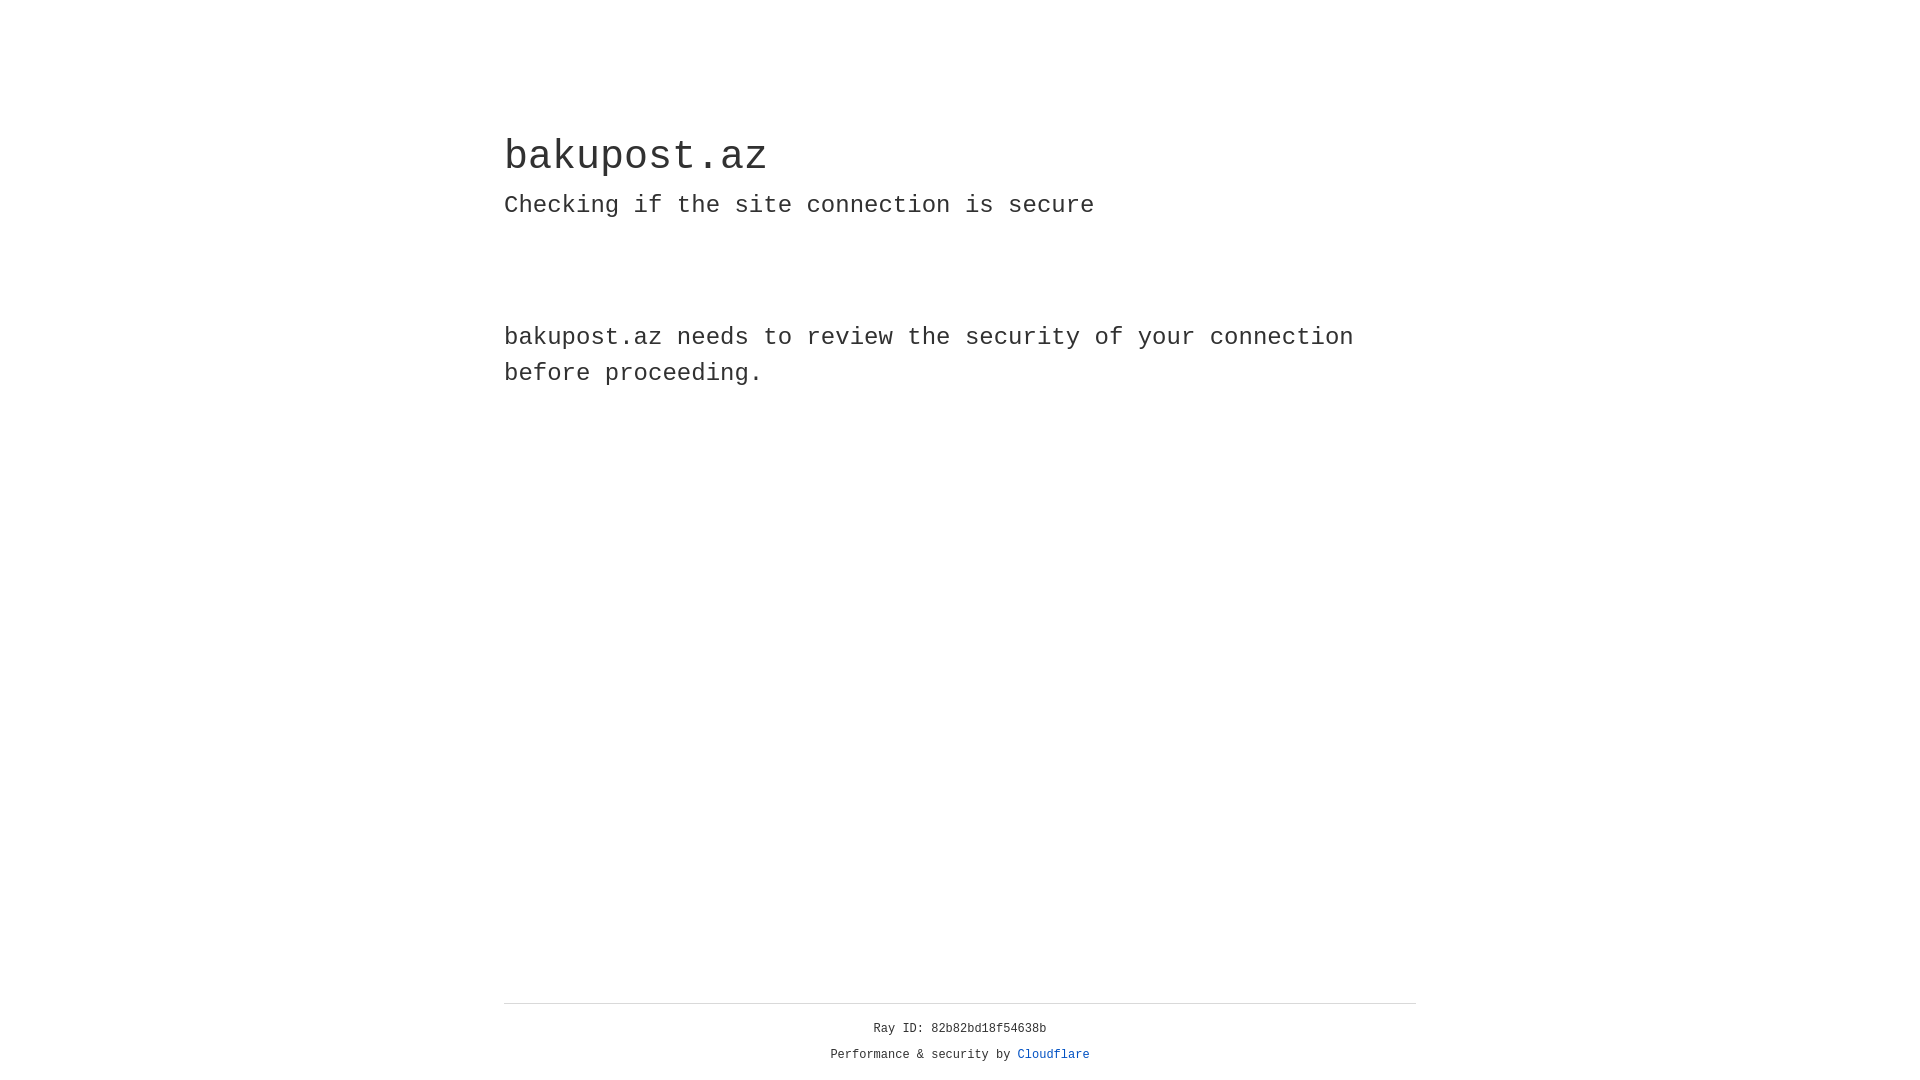  I want to click on 'Cloudflare', so click(1053, 1054).